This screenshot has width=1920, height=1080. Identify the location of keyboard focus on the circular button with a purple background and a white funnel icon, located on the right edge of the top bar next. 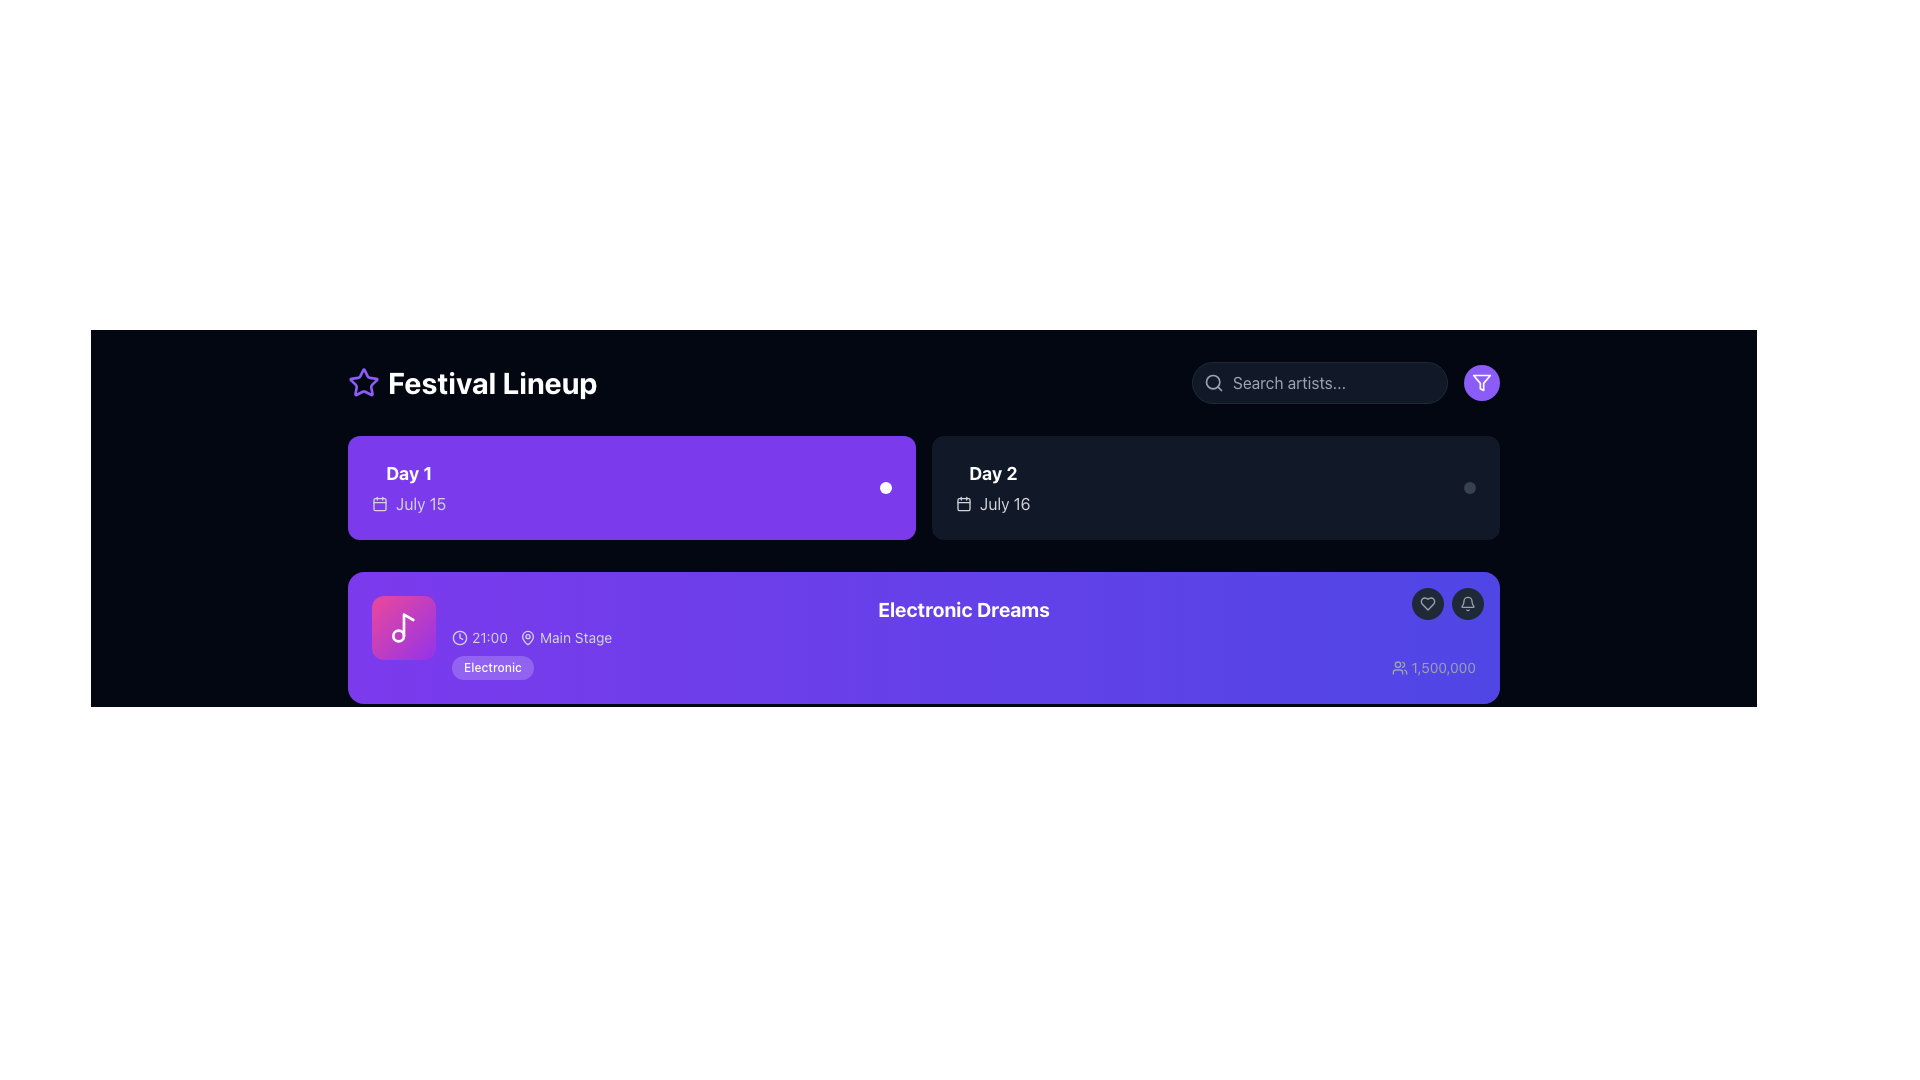
(1482, 382).